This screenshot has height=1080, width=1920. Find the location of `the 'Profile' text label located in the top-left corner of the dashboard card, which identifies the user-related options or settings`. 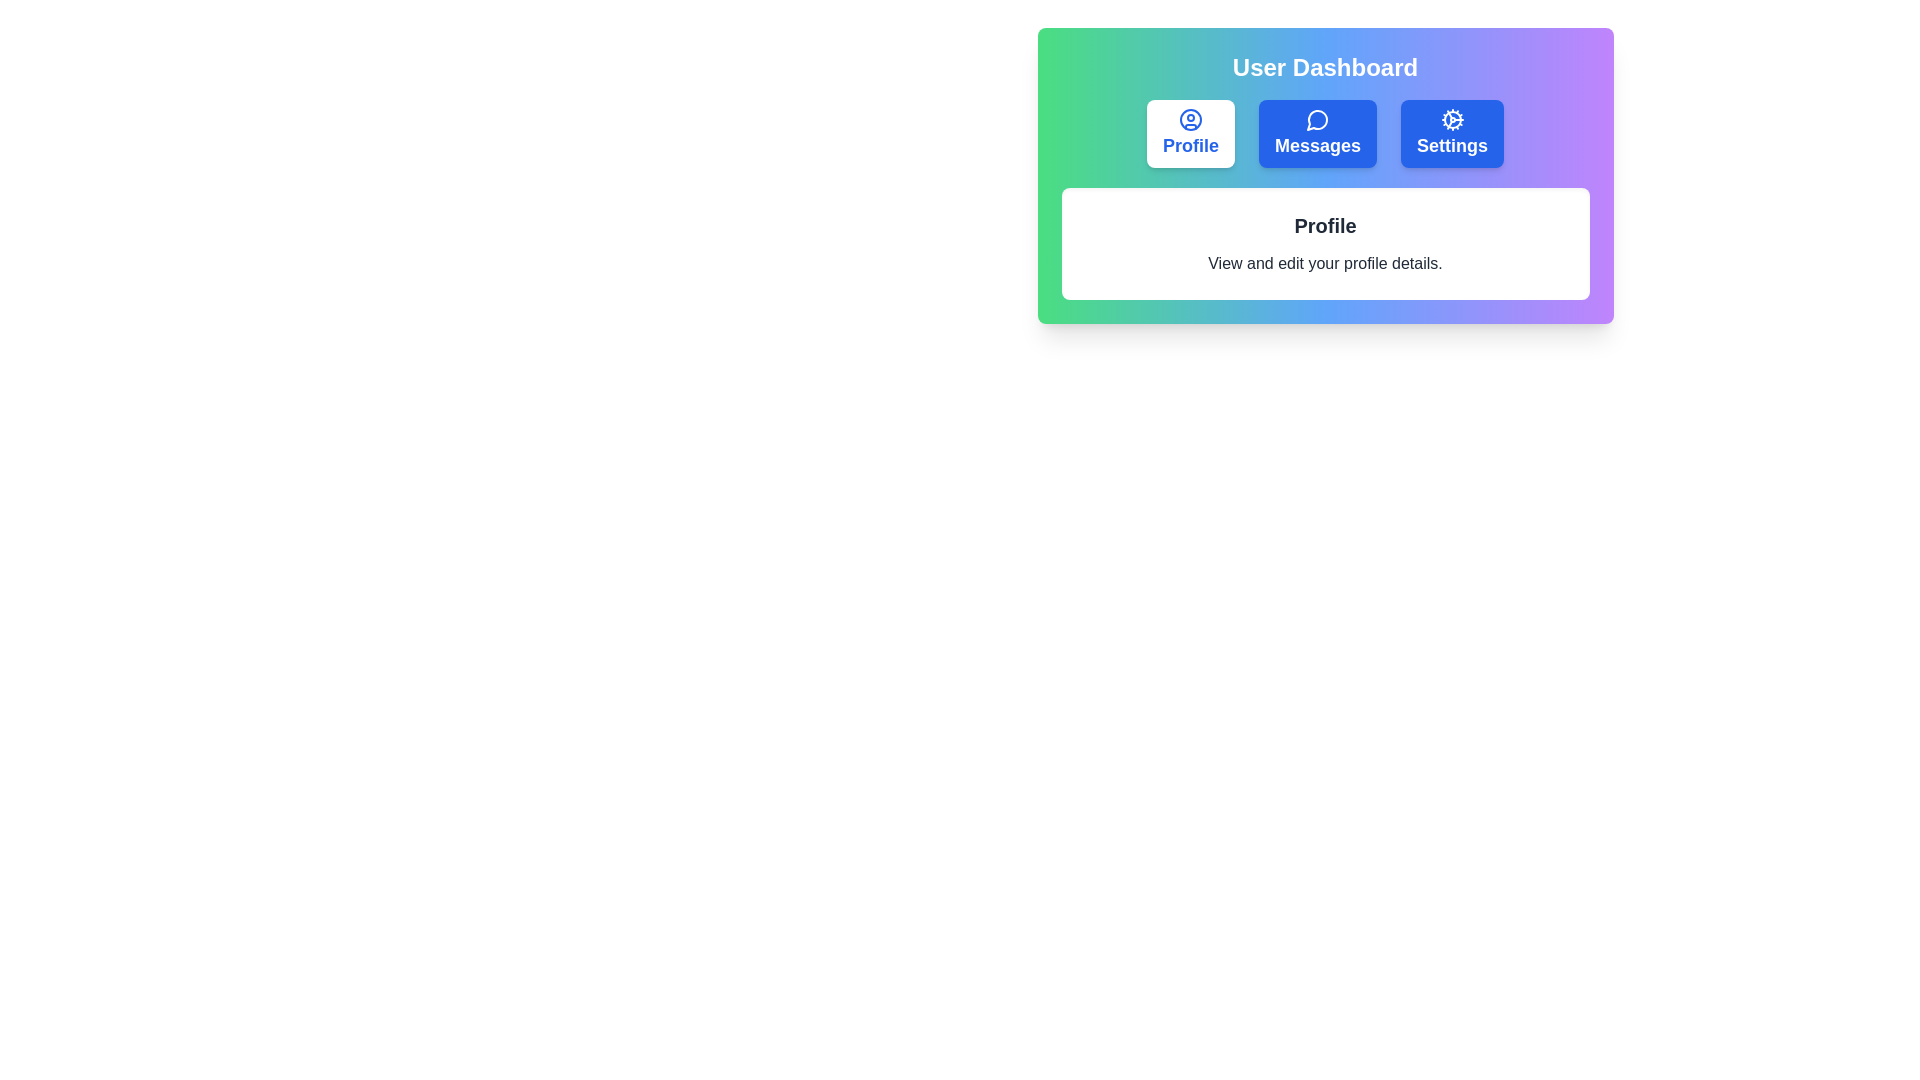

the 'Profile' text label located in the top-left corner of the dashboard card, which identifies the user-related options or settings is located at coordinates (1190, 145).